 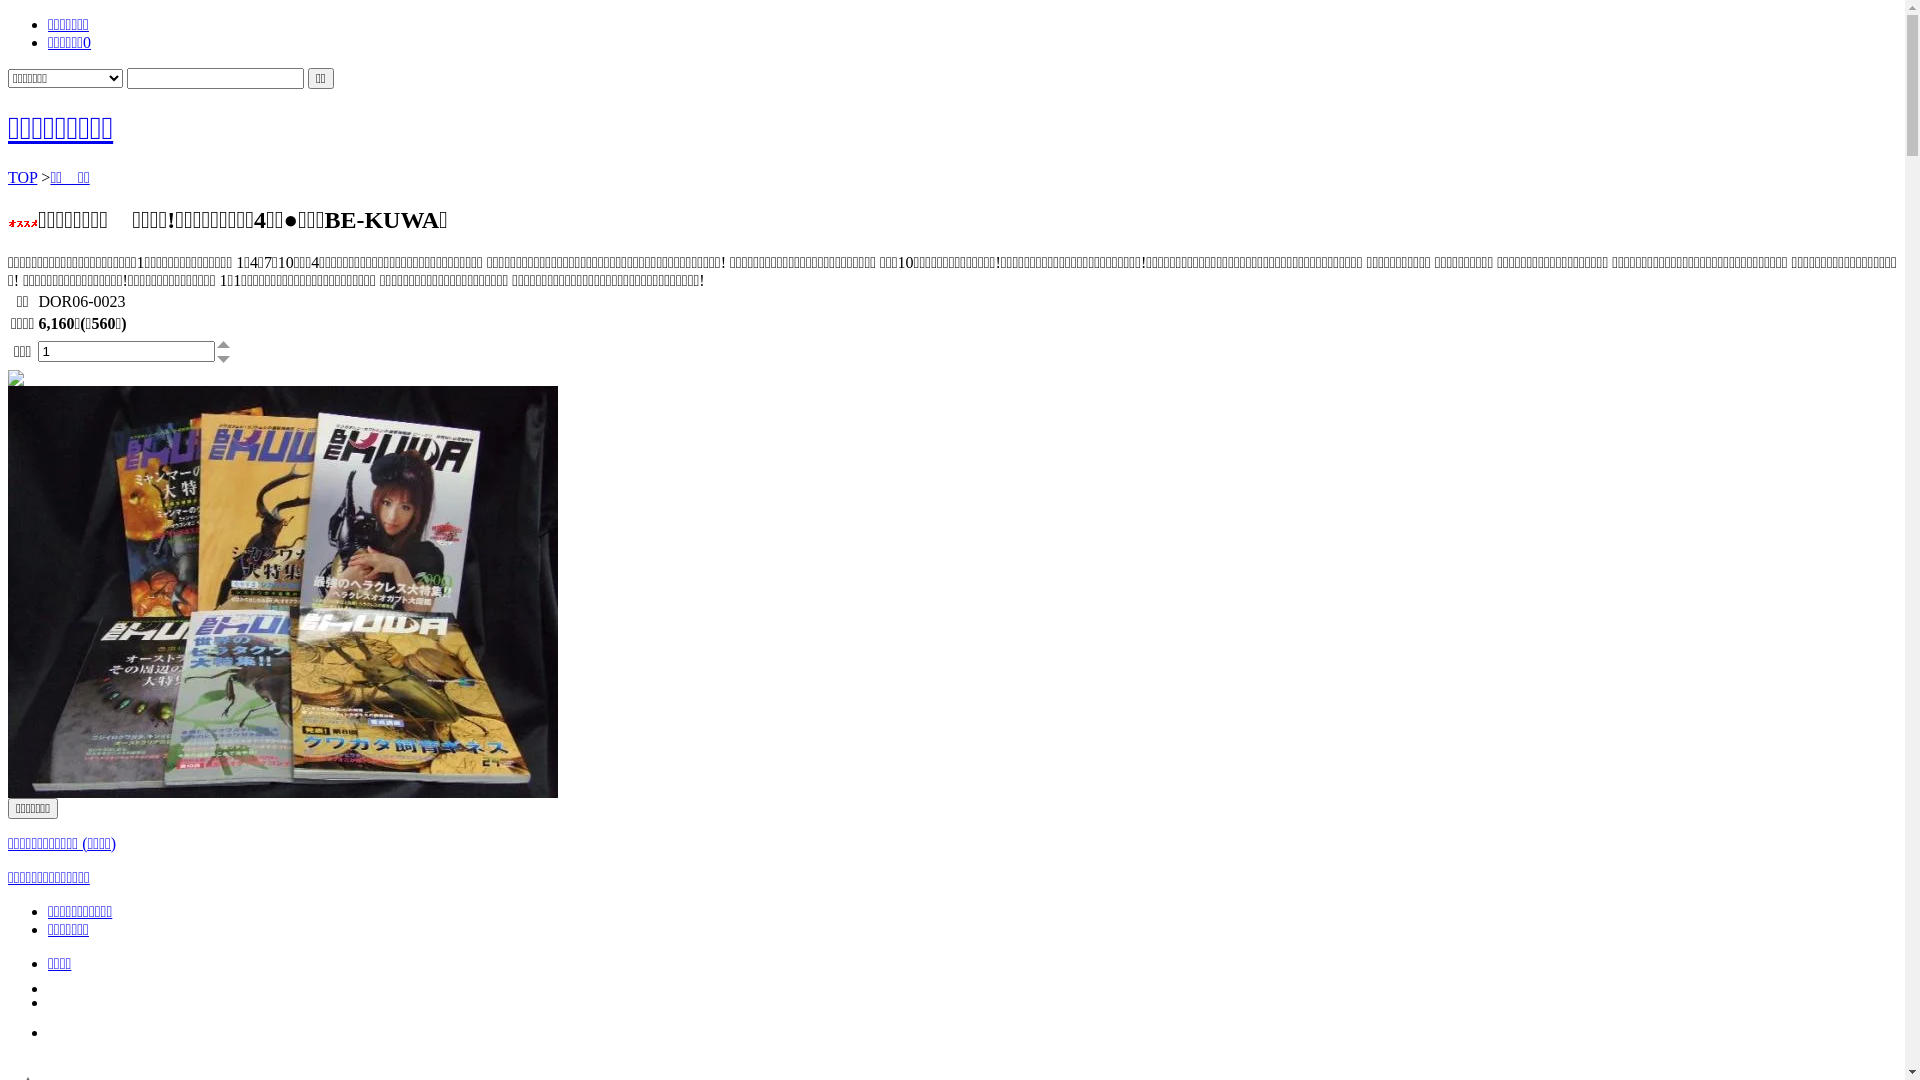 I want to click on 'TOP', so click(x=22, y=176).